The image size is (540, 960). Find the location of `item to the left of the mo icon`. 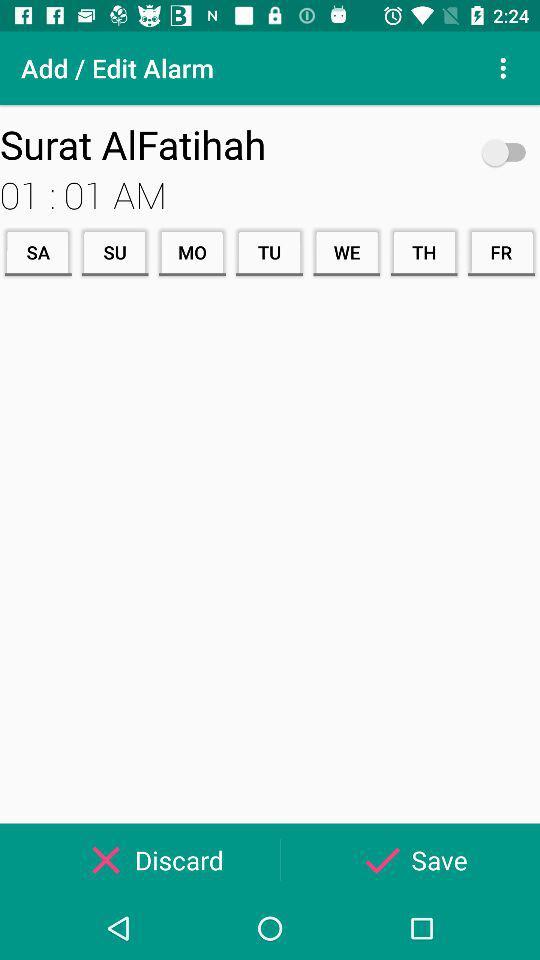

item to the left of the mo icon is located at coordinates (115, 251).